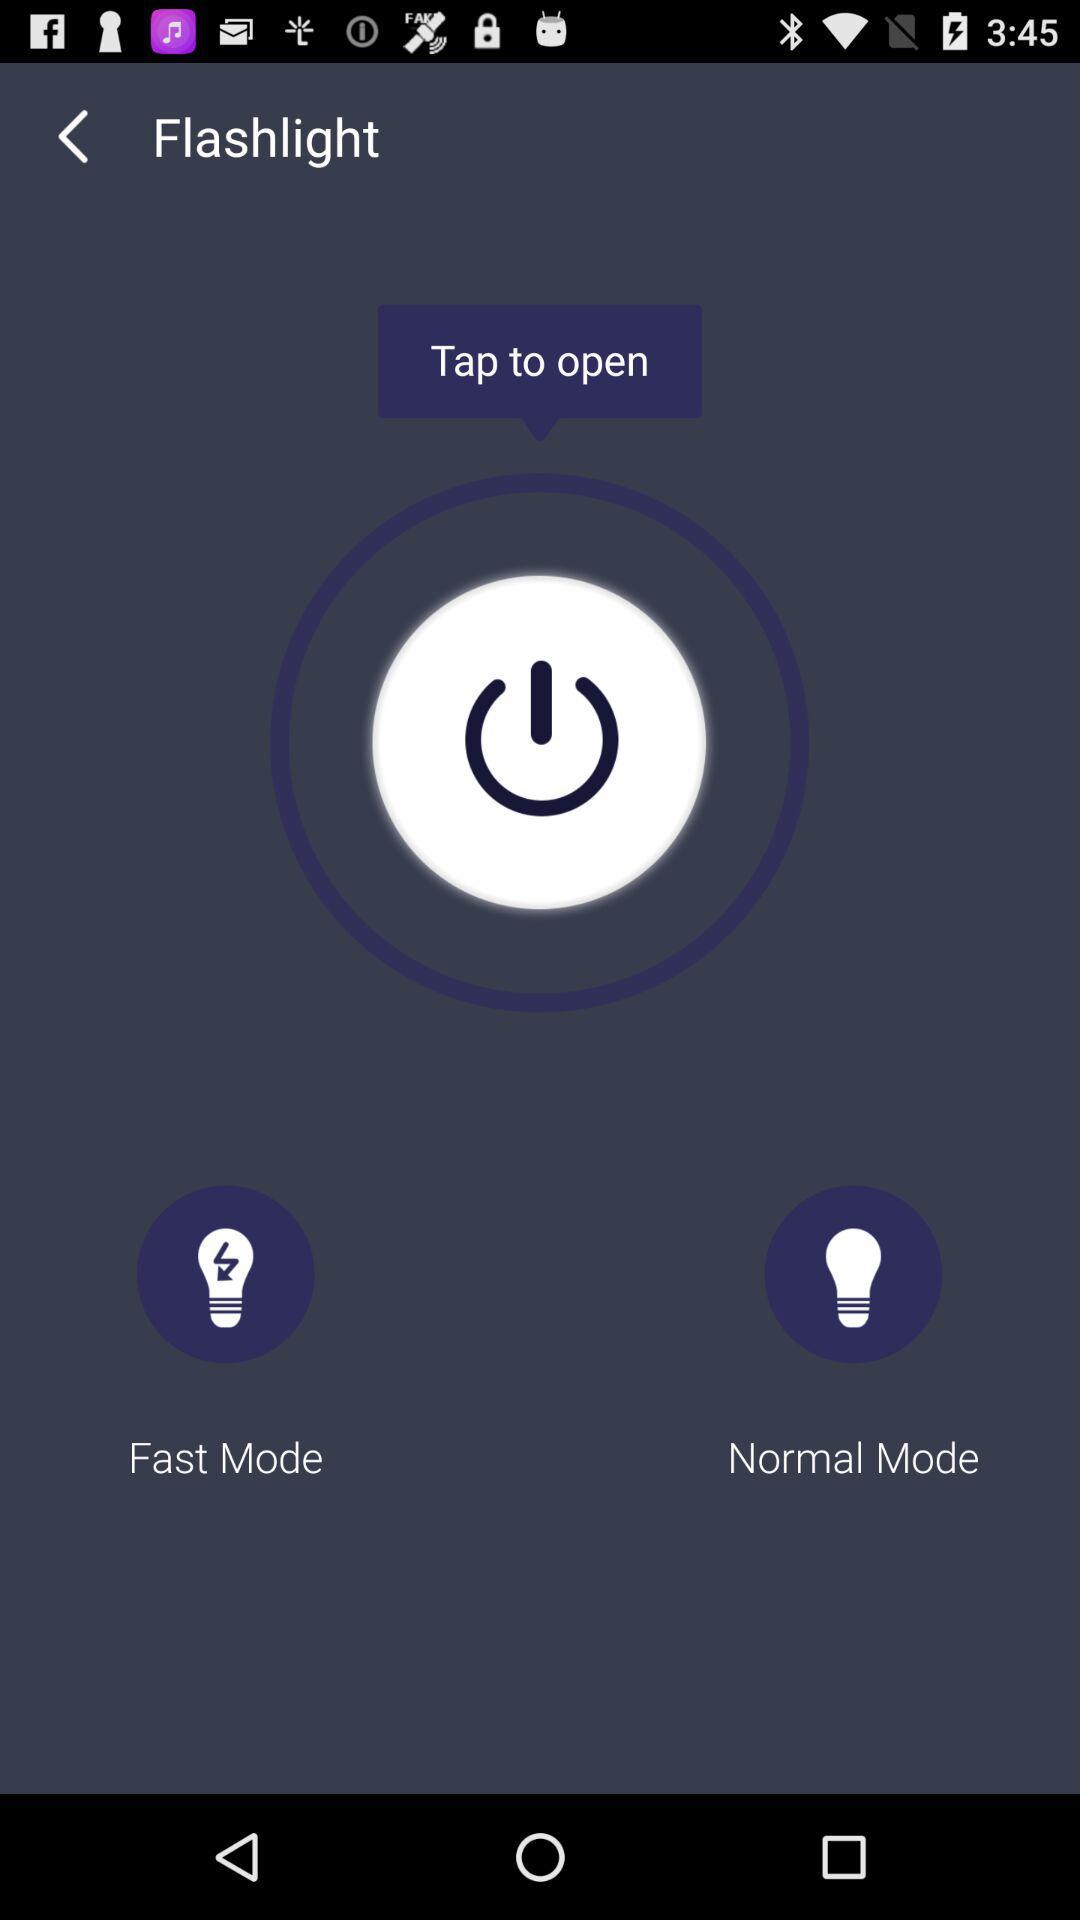 The height and width of the screenshot is (1920, 1080). I want to click on the icon to the left of the flashlight item, so click(72, 135).